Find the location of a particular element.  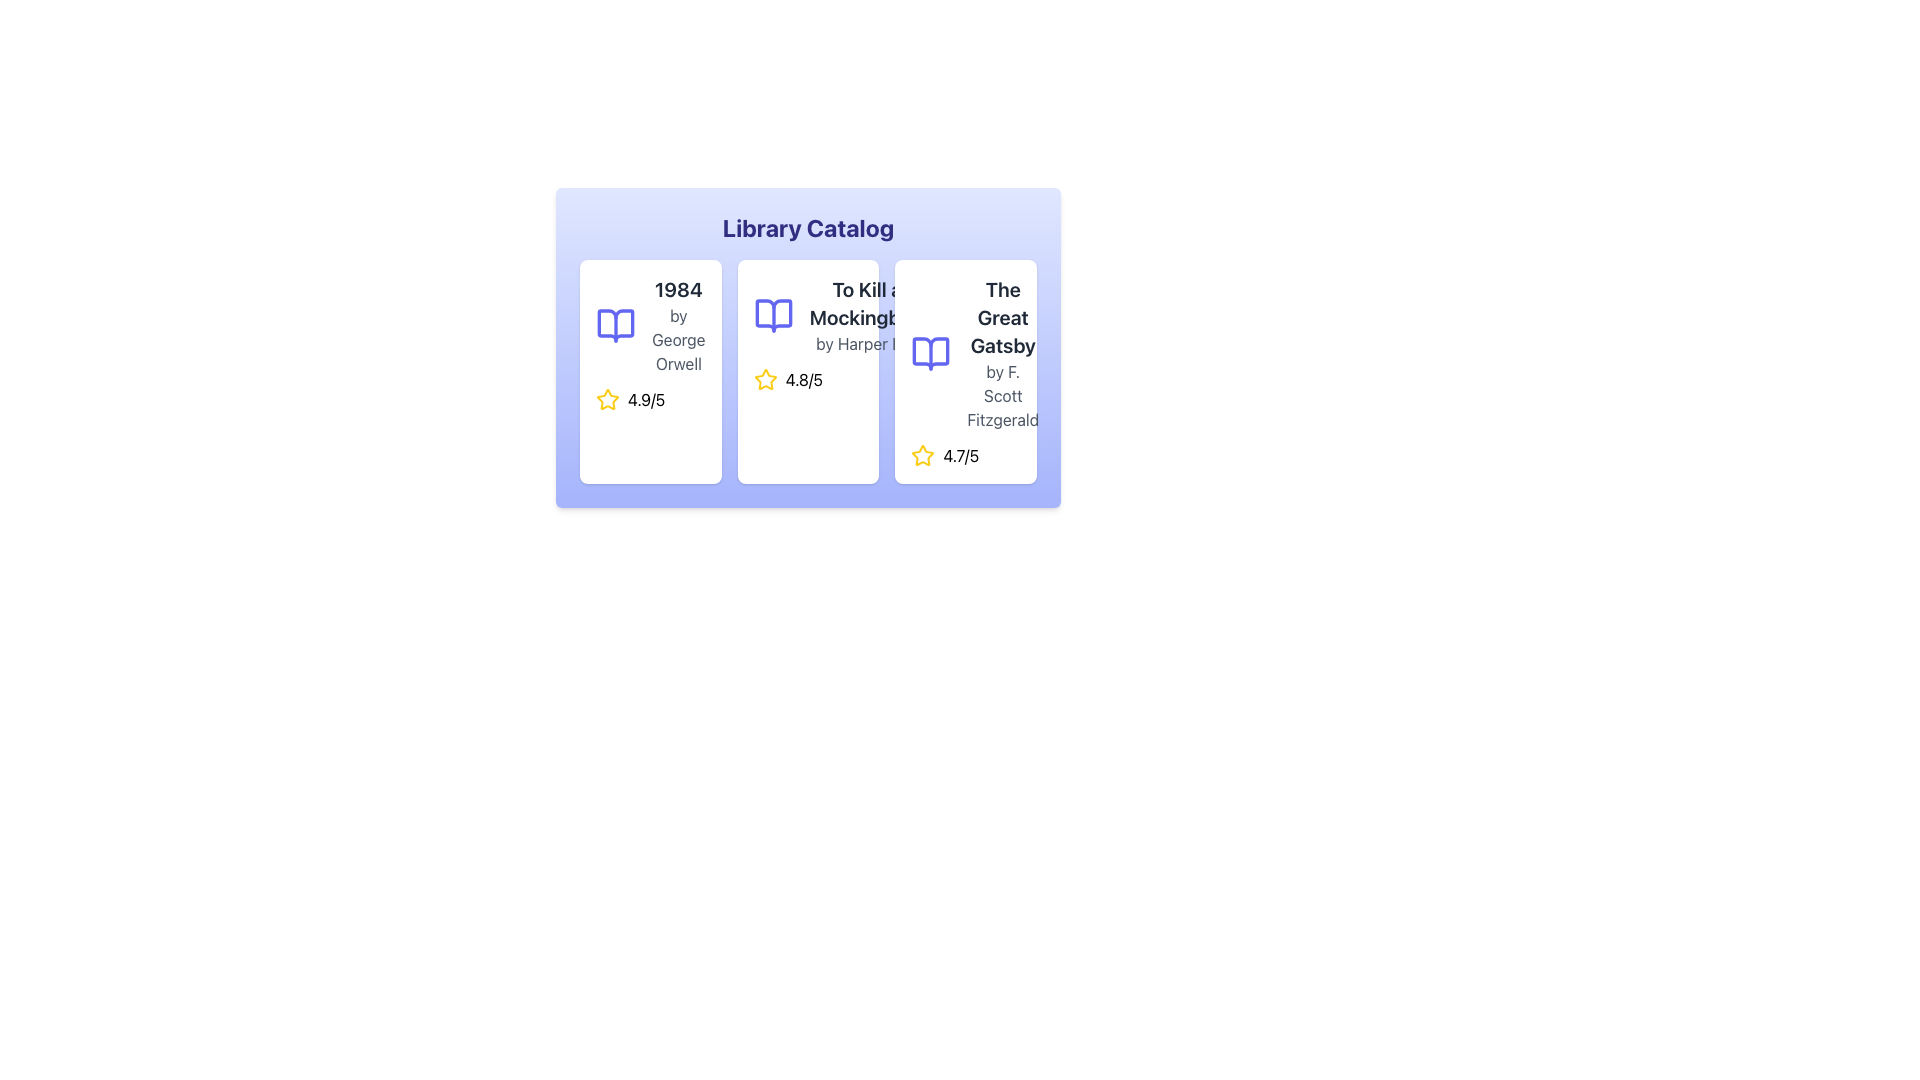

the book icon located within the card representing 'The Great Gatsby', positioned to the left of the title text is located at coordinates (930, 353).